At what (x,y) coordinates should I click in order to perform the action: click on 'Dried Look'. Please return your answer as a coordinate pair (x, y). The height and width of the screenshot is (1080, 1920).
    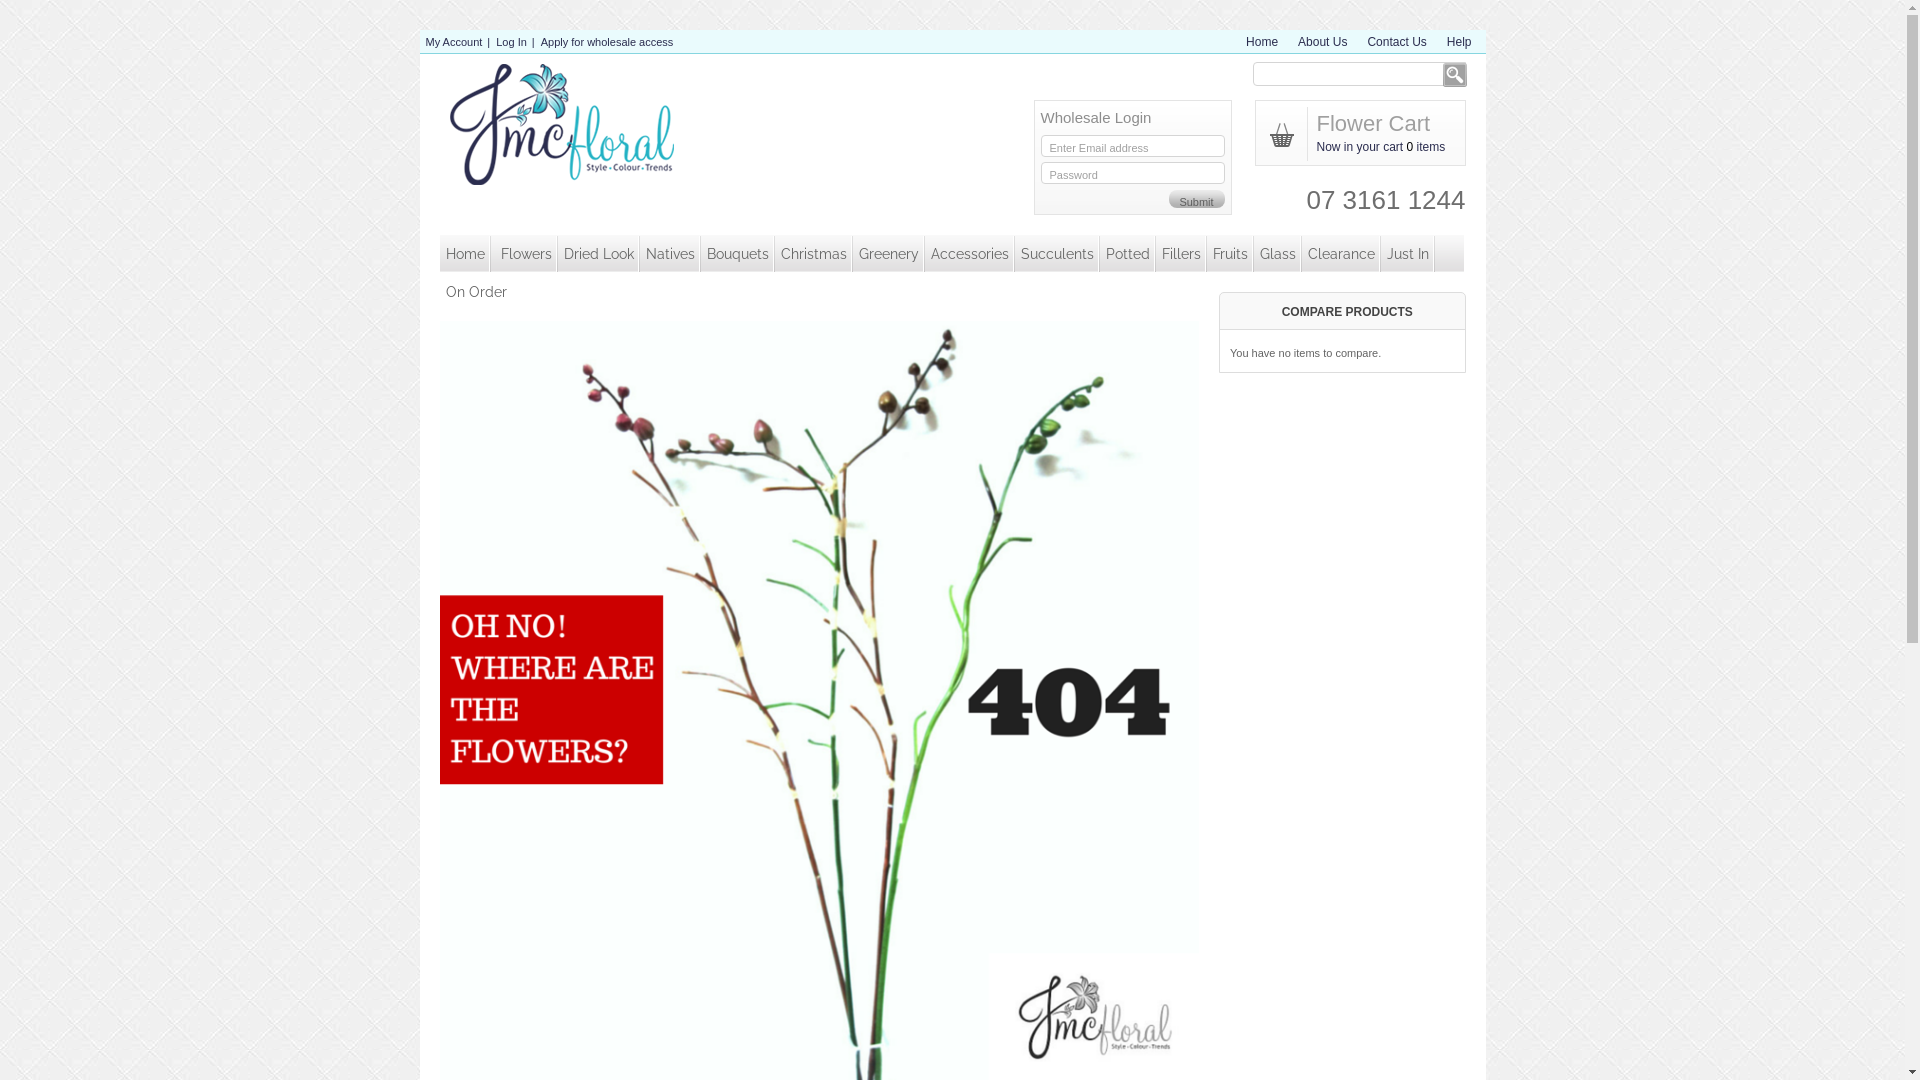
    Looking at the image, I should click on (598, 253).